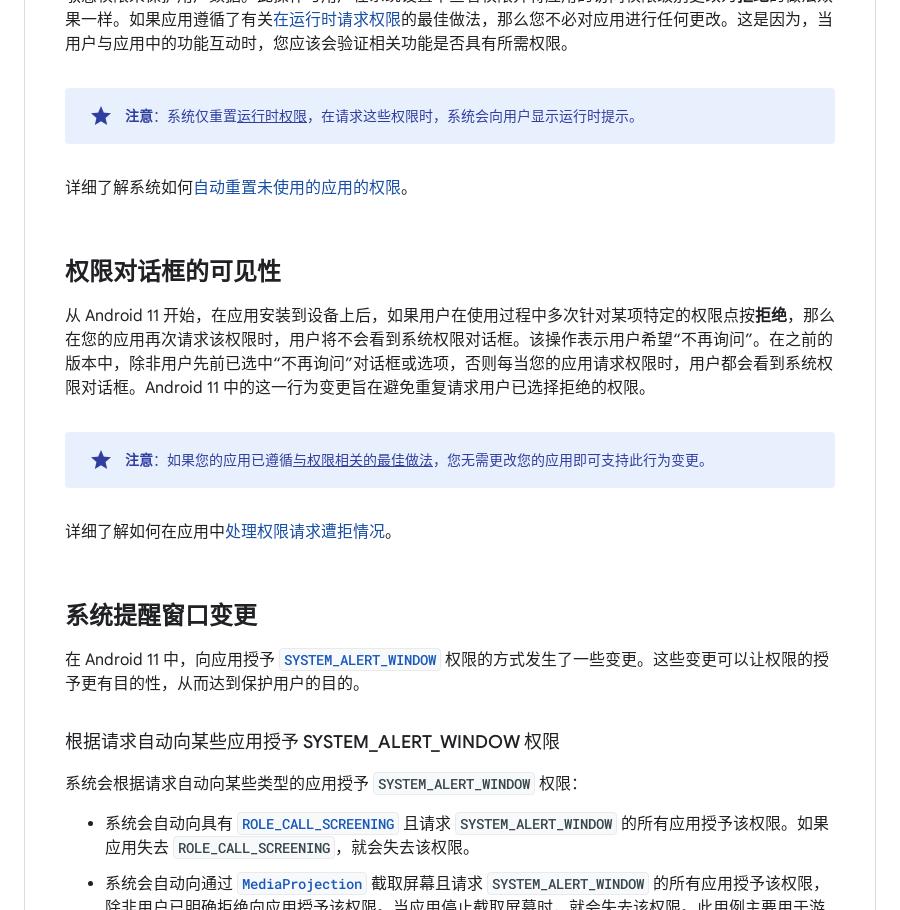  I want to click on 'ALERT', so click(404, 741).